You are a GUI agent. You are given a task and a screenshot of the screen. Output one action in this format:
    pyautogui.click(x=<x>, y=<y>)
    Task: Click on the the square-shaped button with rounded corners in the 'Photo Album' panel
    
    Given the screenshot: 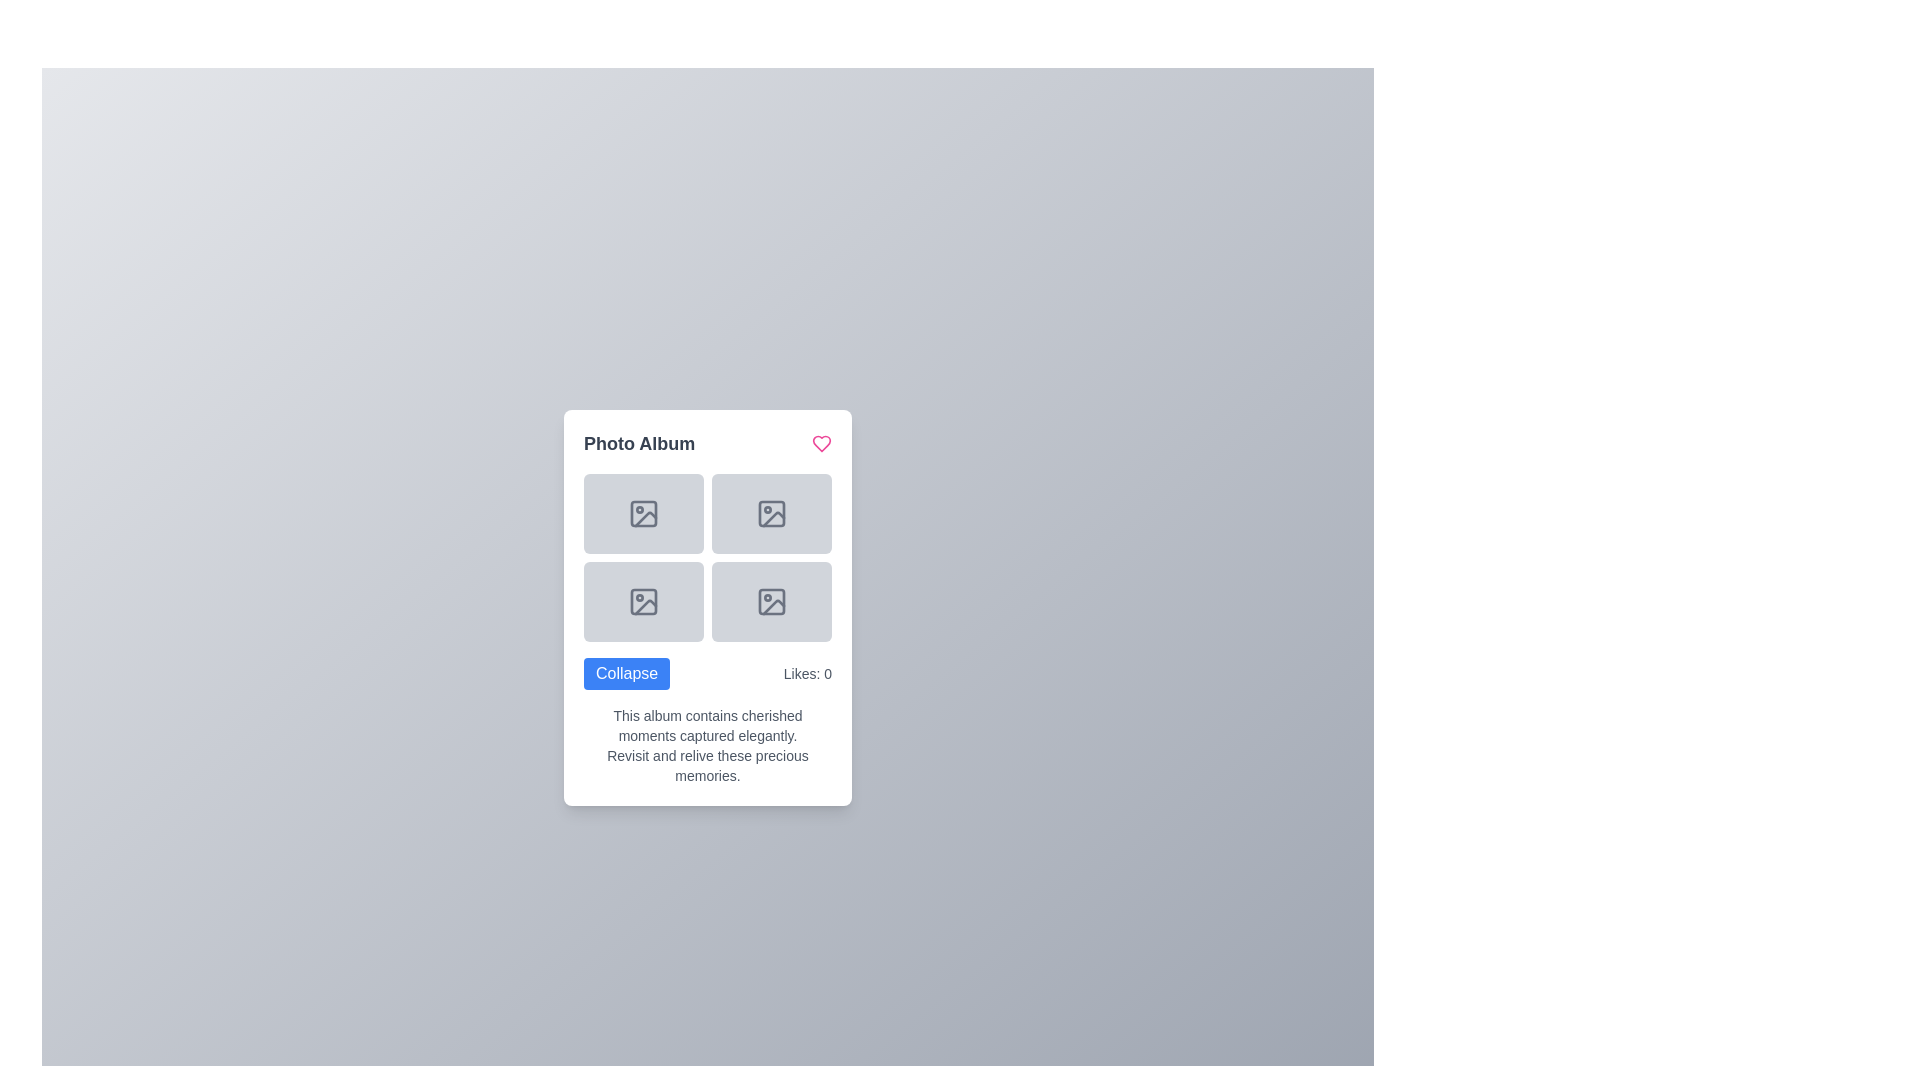 What is the action you would take?
    pyautogui.click(x=643, y=512)
    